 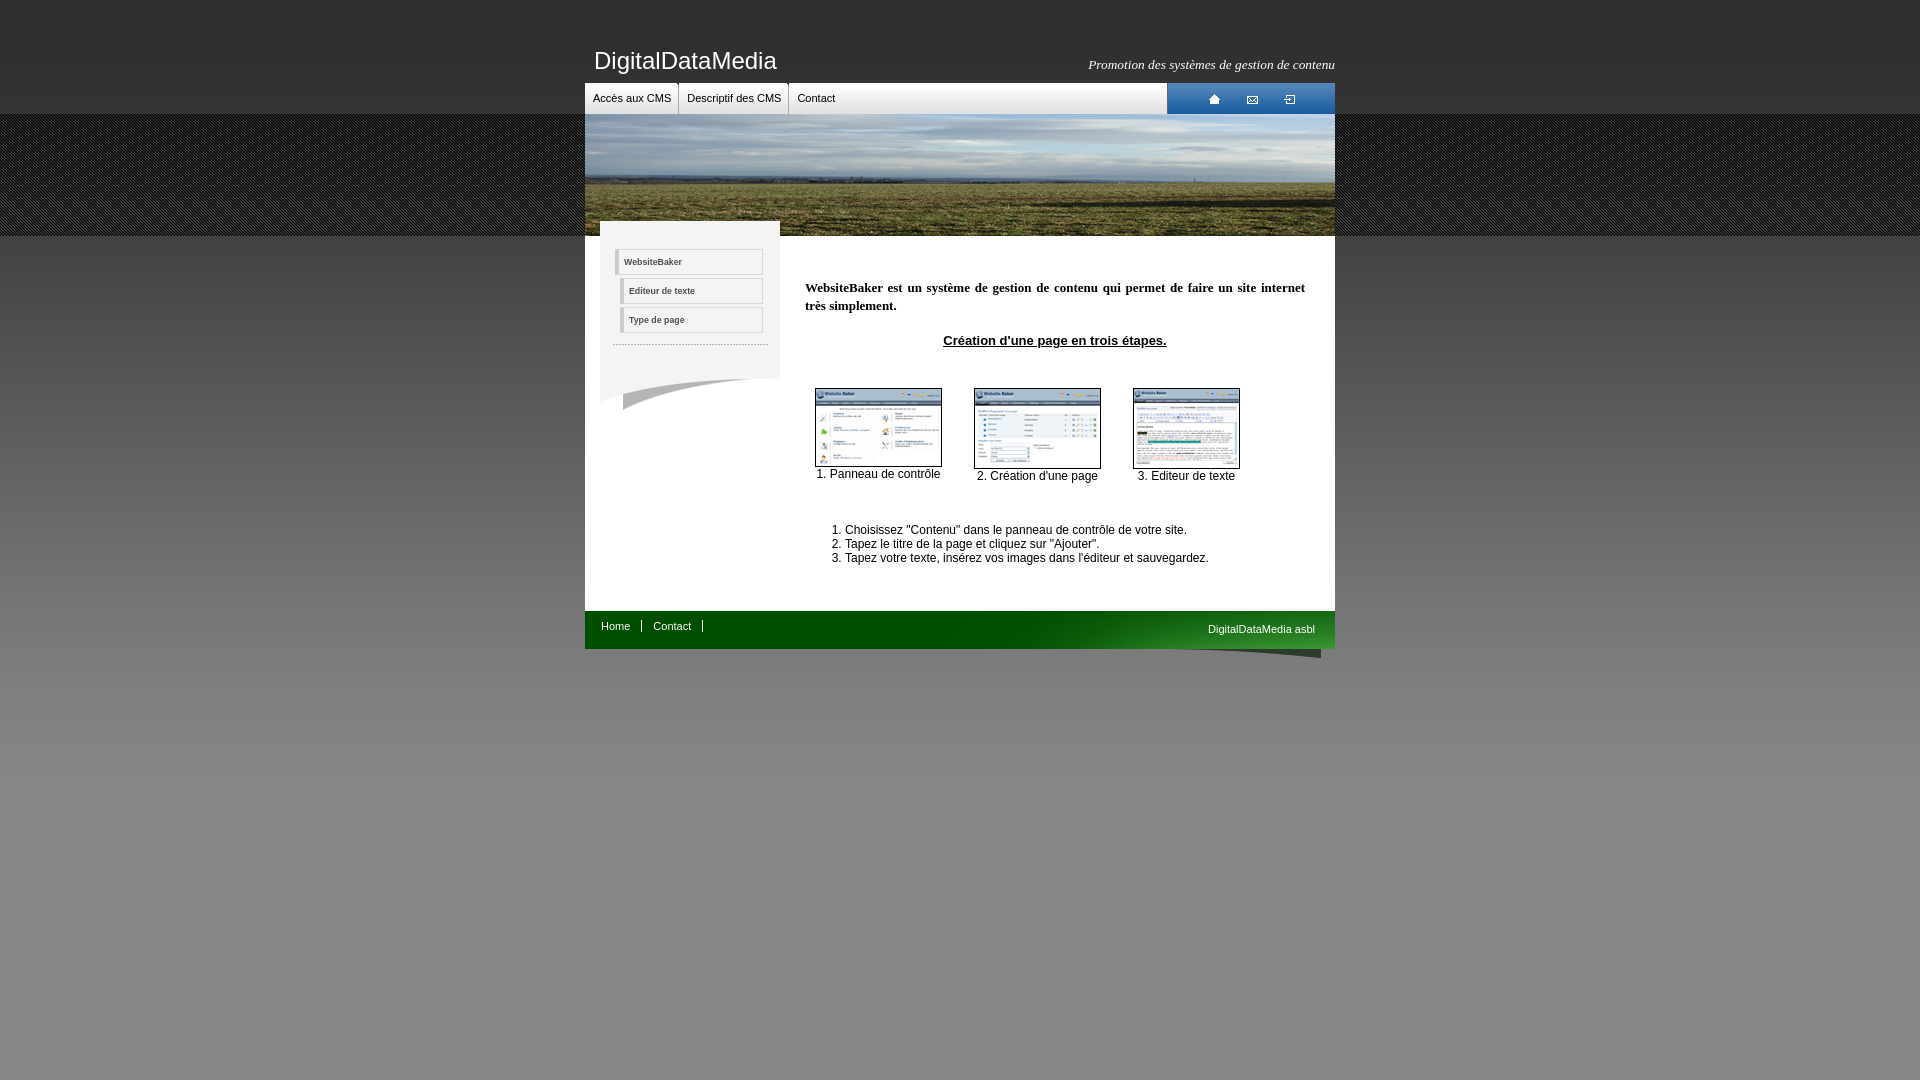 What do you see at coordinates (672, 624) in the screenshot?
I see `'Contact'` at bounding box center [672, 624].